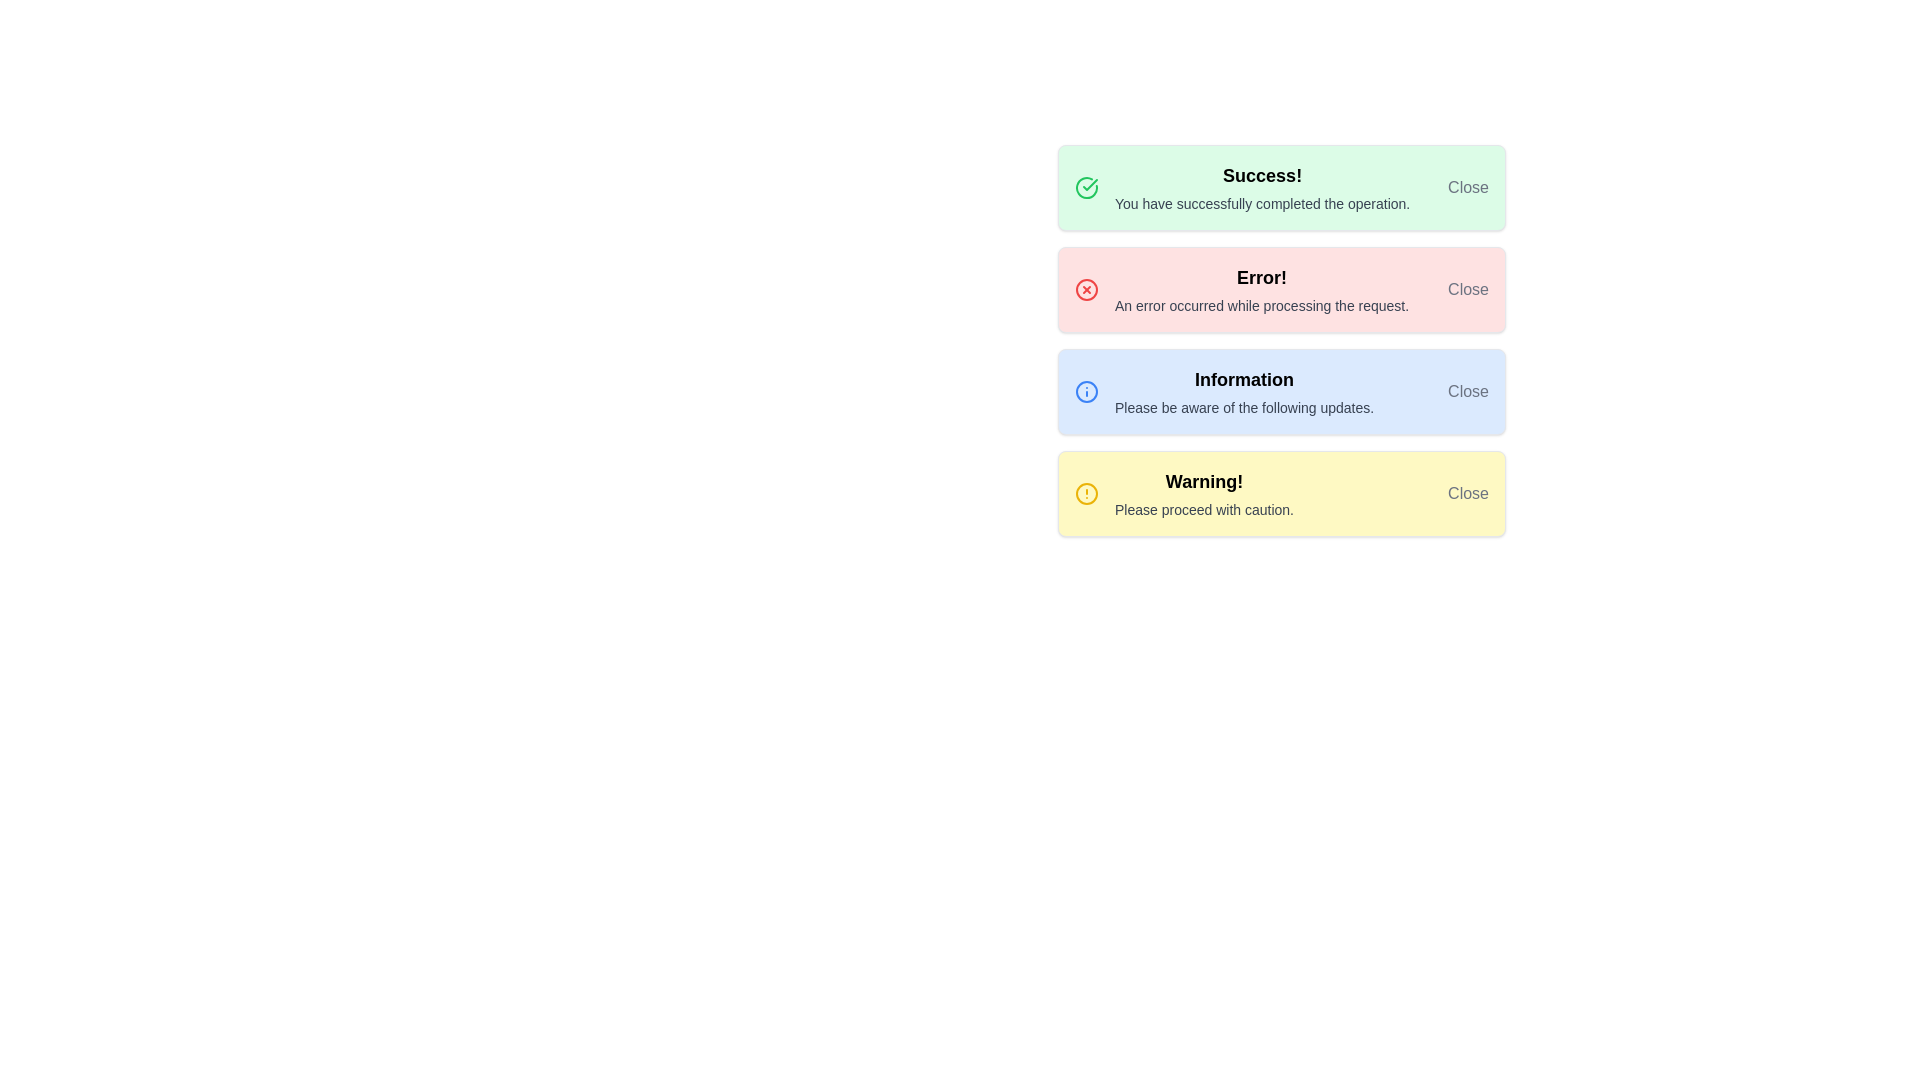  What do you see at coordinates (1261, 175) in the screenshot?
I see `the bold 'Success!' text label located in the top section of a green alert box, which is part of a vertically stacked group of alert boxes` at bounding box center [1261, 175].